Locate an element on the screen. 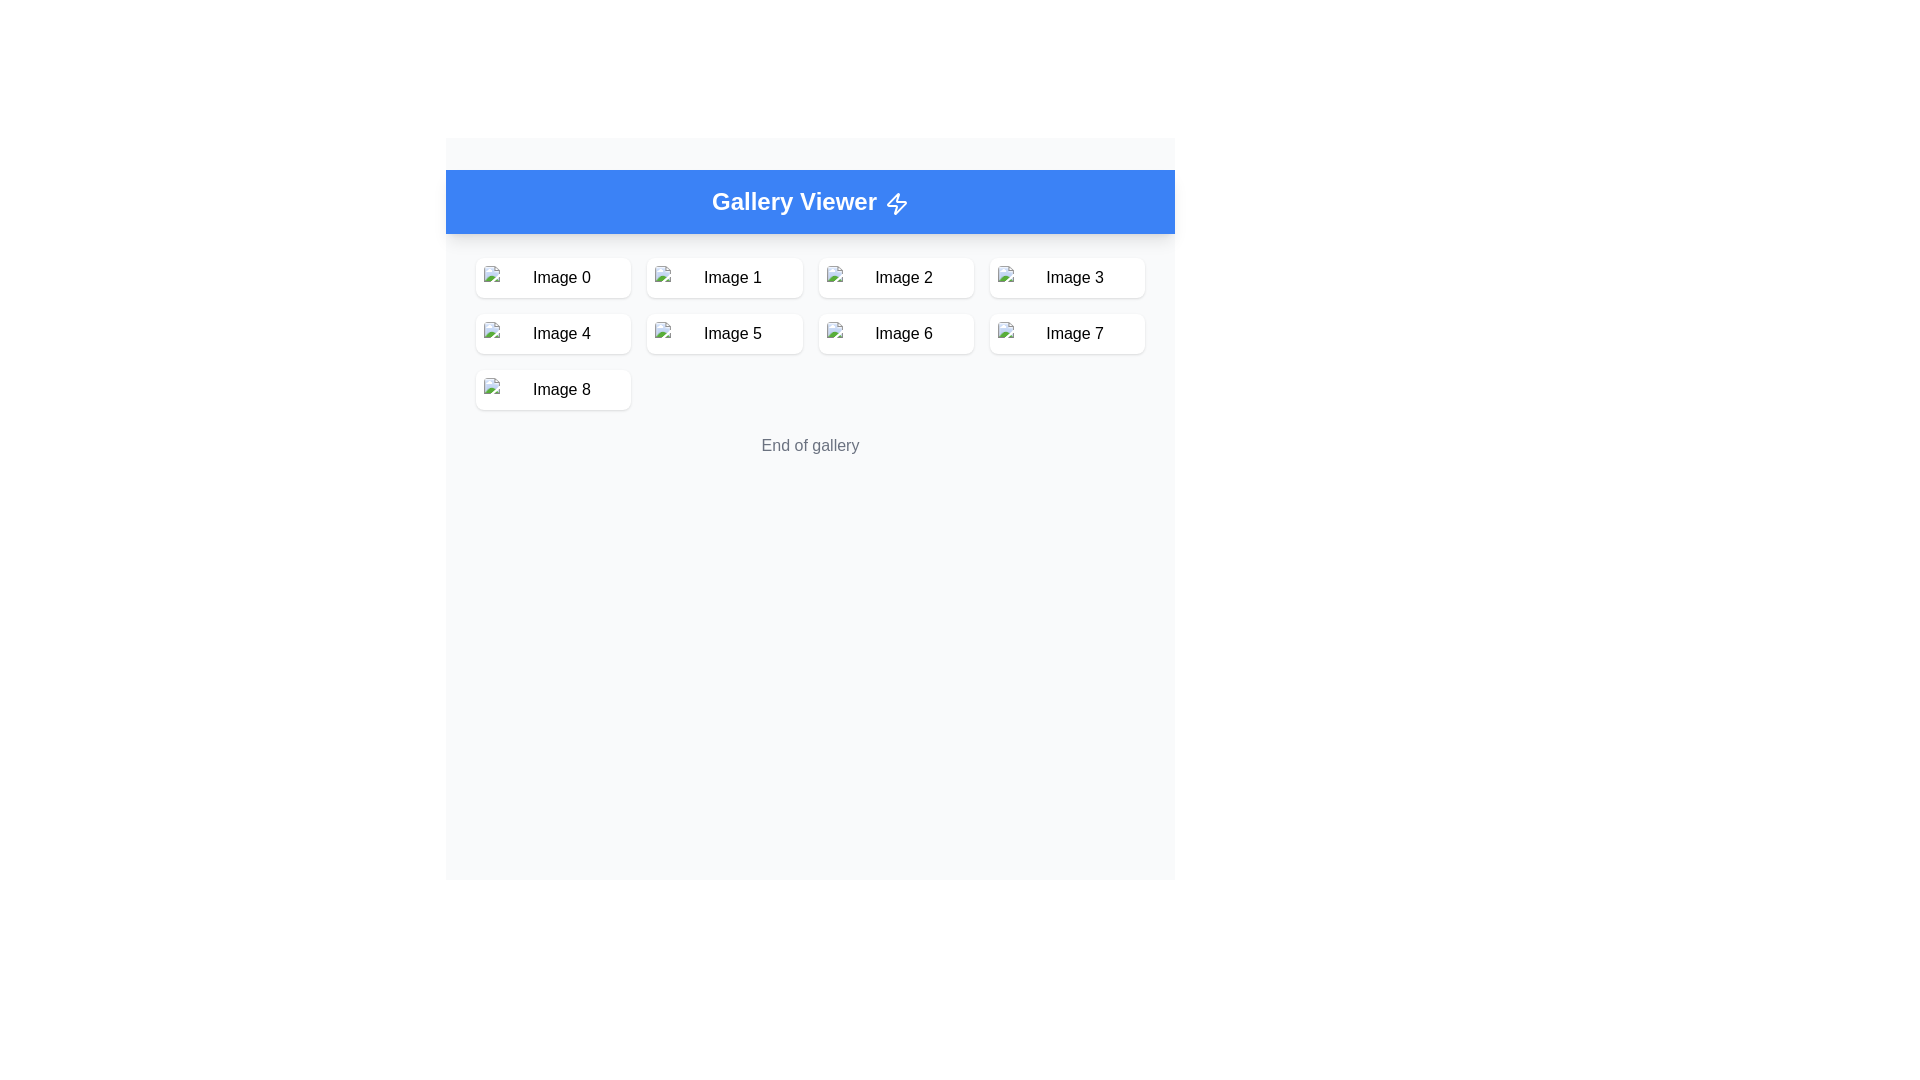 This screenshot has width=1920, height=1080. the image displayed in the gallery viewer, located in the fourth column of the second row, next to 'Image 6' is located at coordinates (1066, 333).